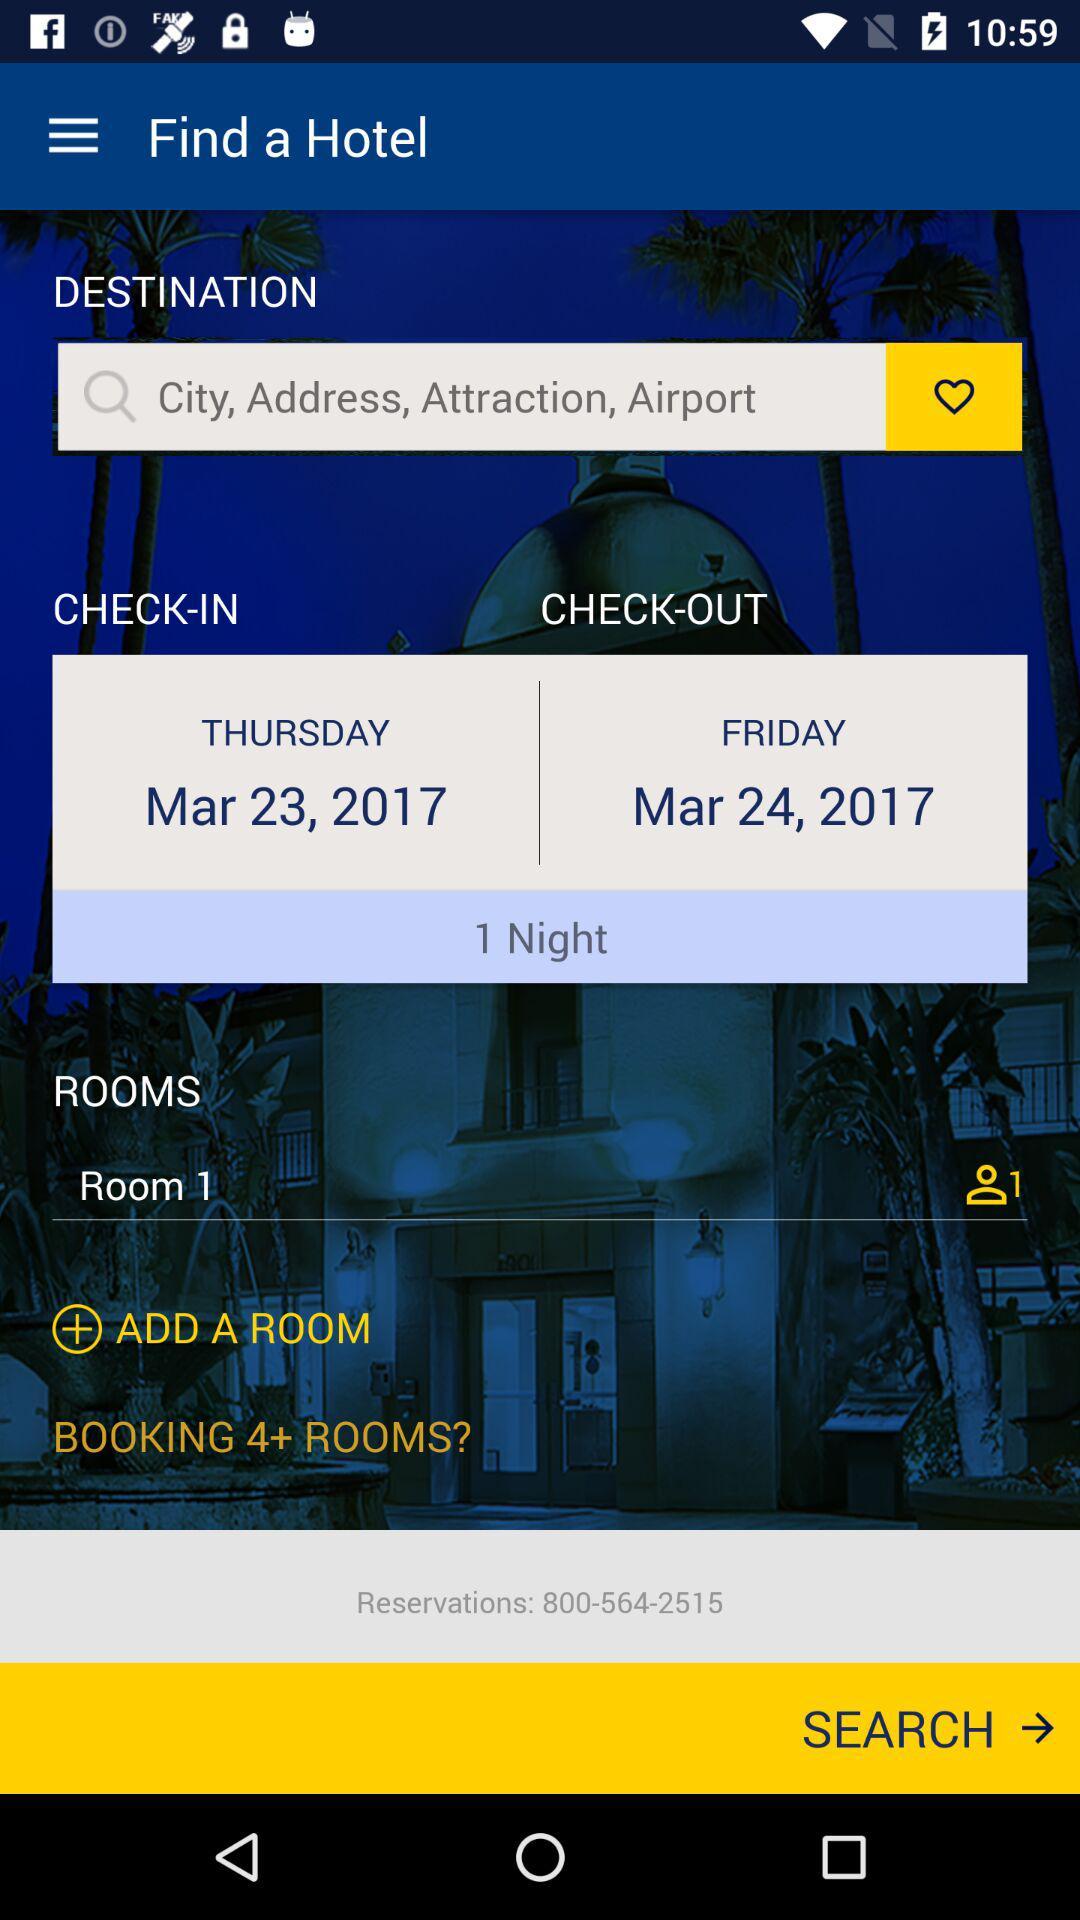 The image size is (1080, 1920). What do you see at coordinates (510, 396) in the screenshot?
I see `search box` at bounding box center [510, 396].